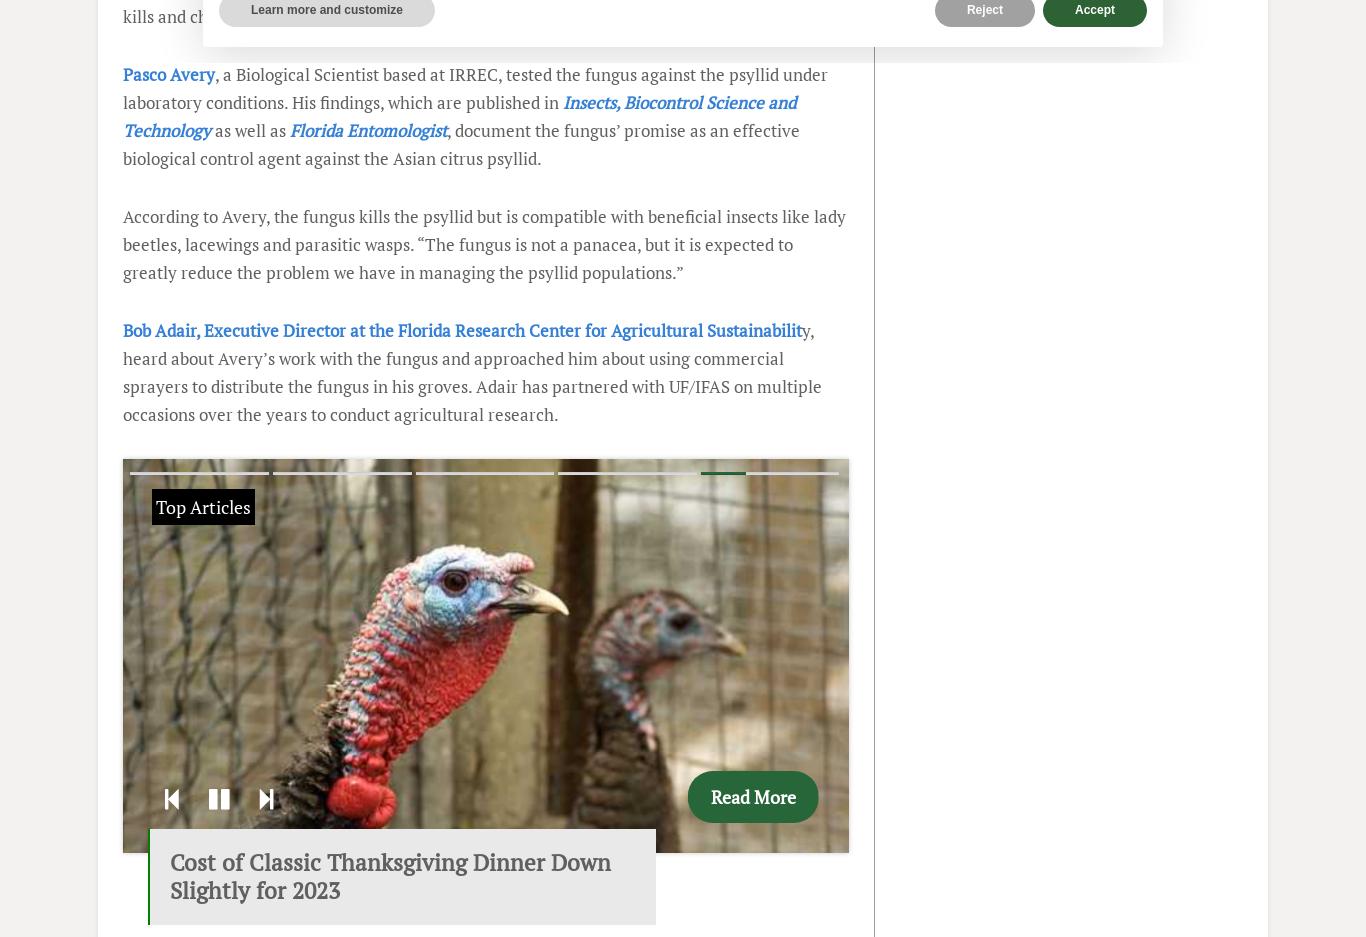 The height and width of the screenshot is (937, 1366). I want to click on 'Reject', so click(984, 9).